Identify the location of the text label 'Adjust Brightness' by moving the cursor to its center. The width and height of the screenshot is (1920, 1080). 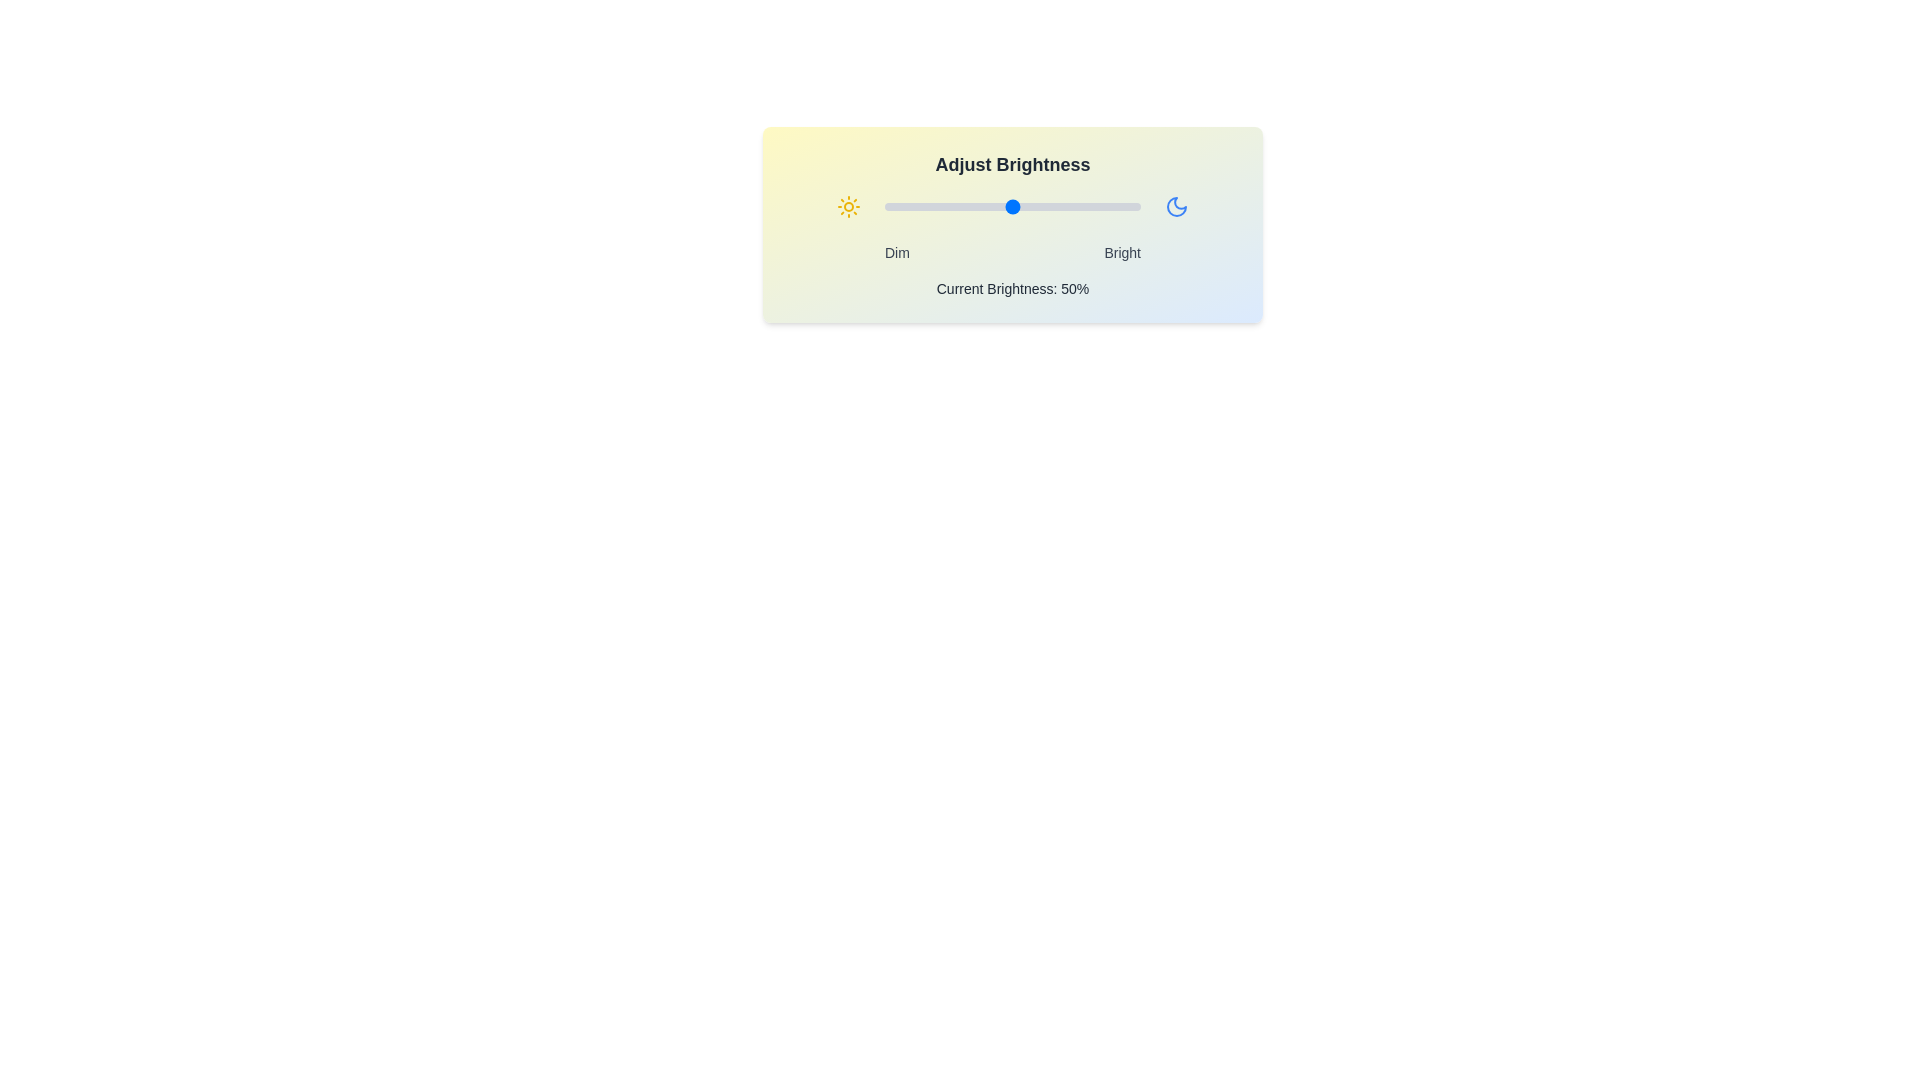
(1012, 164).